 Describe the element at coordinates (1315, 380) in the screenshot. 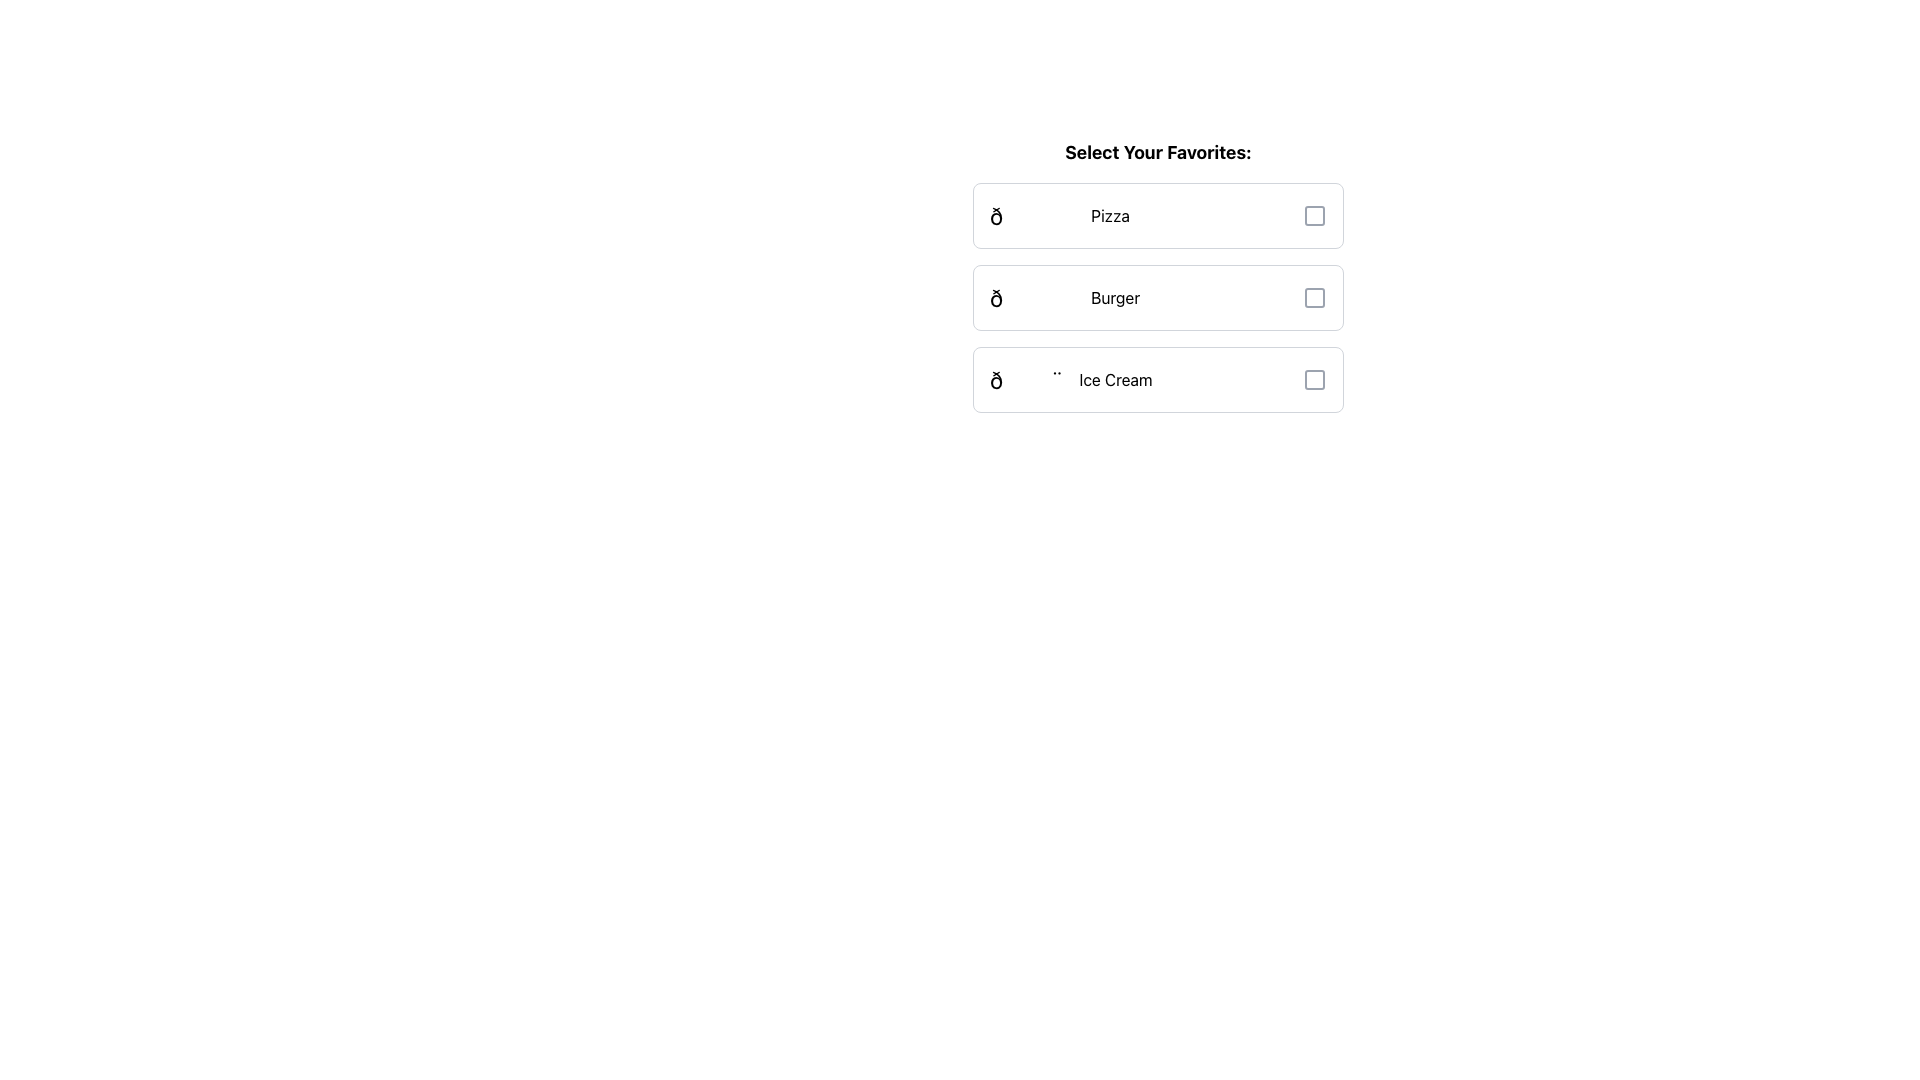

I see `the small square SVG graphic with rounded corners, styled with a stroke of 'currentColor' and a fill of 'none', located at the far-right of the 'Ice Cream' list item` at that location.